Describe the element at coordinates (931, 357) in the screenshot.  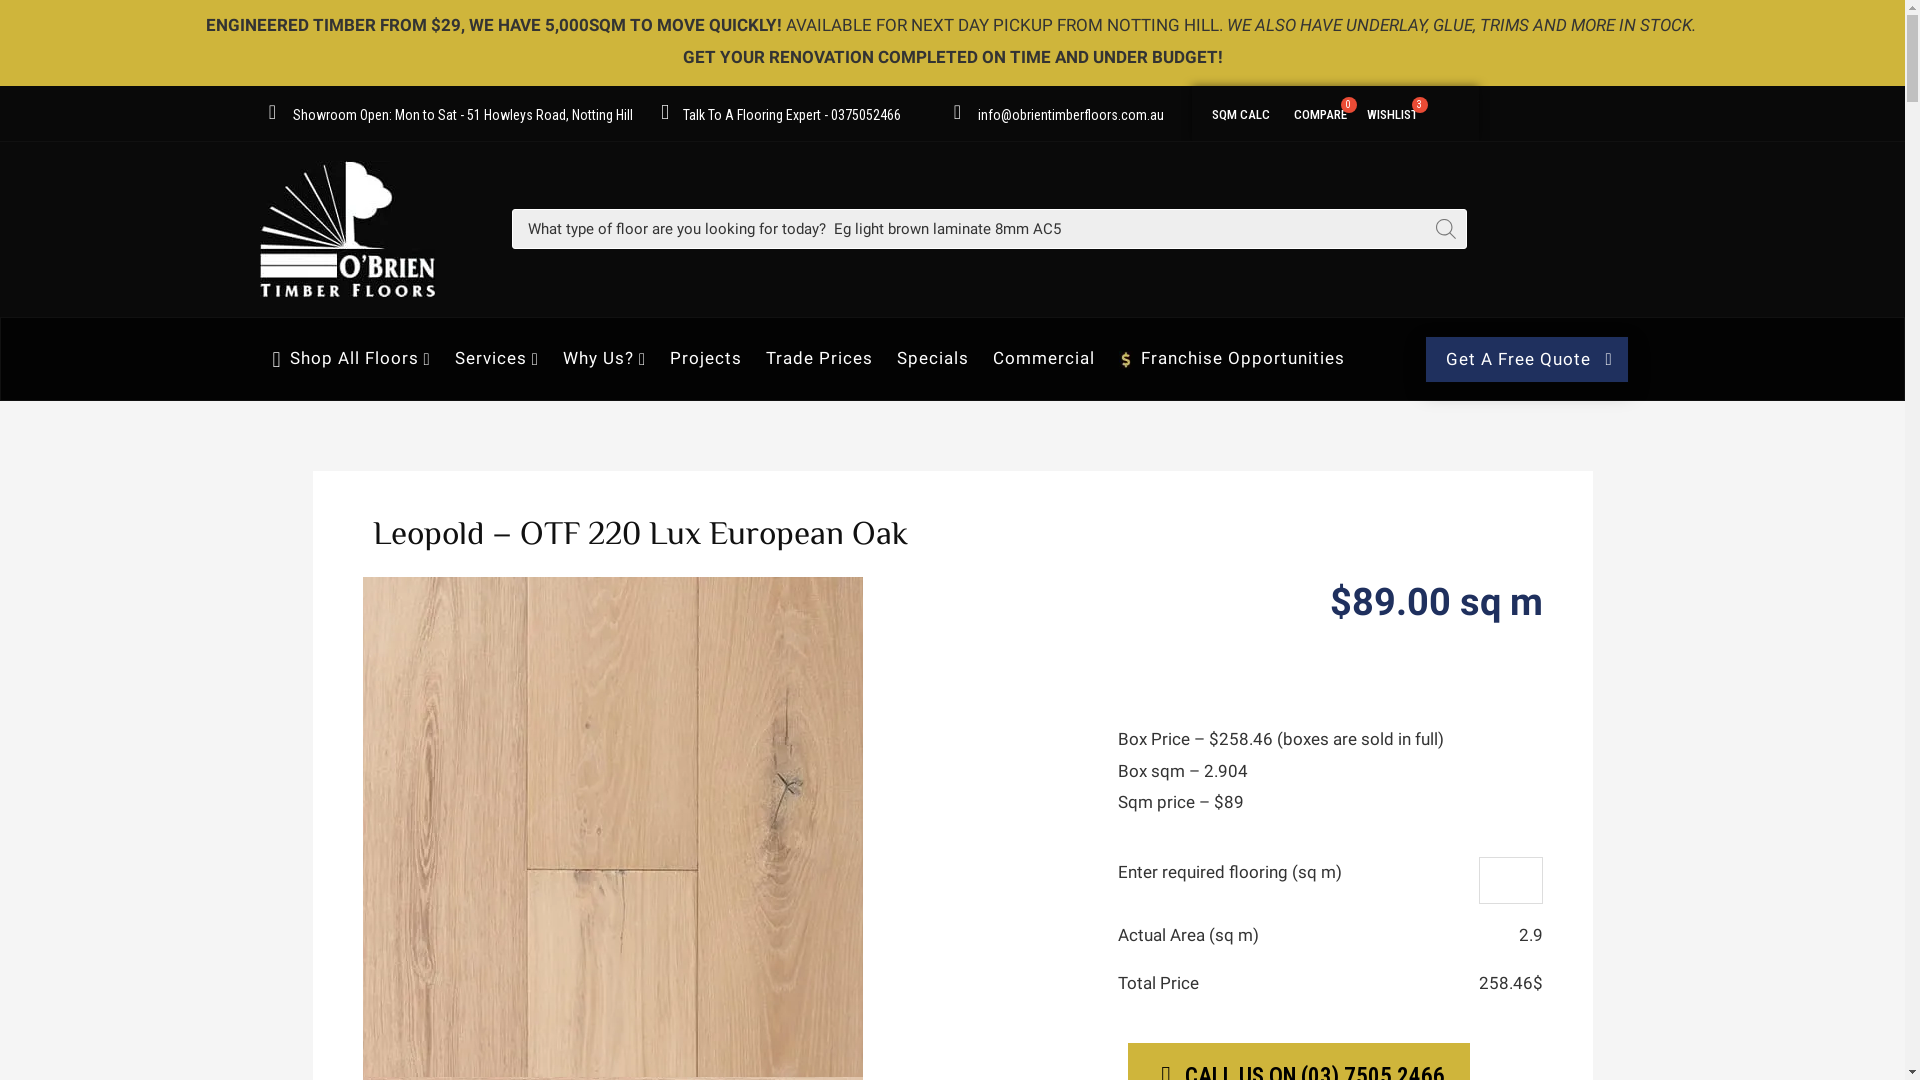
I see `'Specials'` at that location.